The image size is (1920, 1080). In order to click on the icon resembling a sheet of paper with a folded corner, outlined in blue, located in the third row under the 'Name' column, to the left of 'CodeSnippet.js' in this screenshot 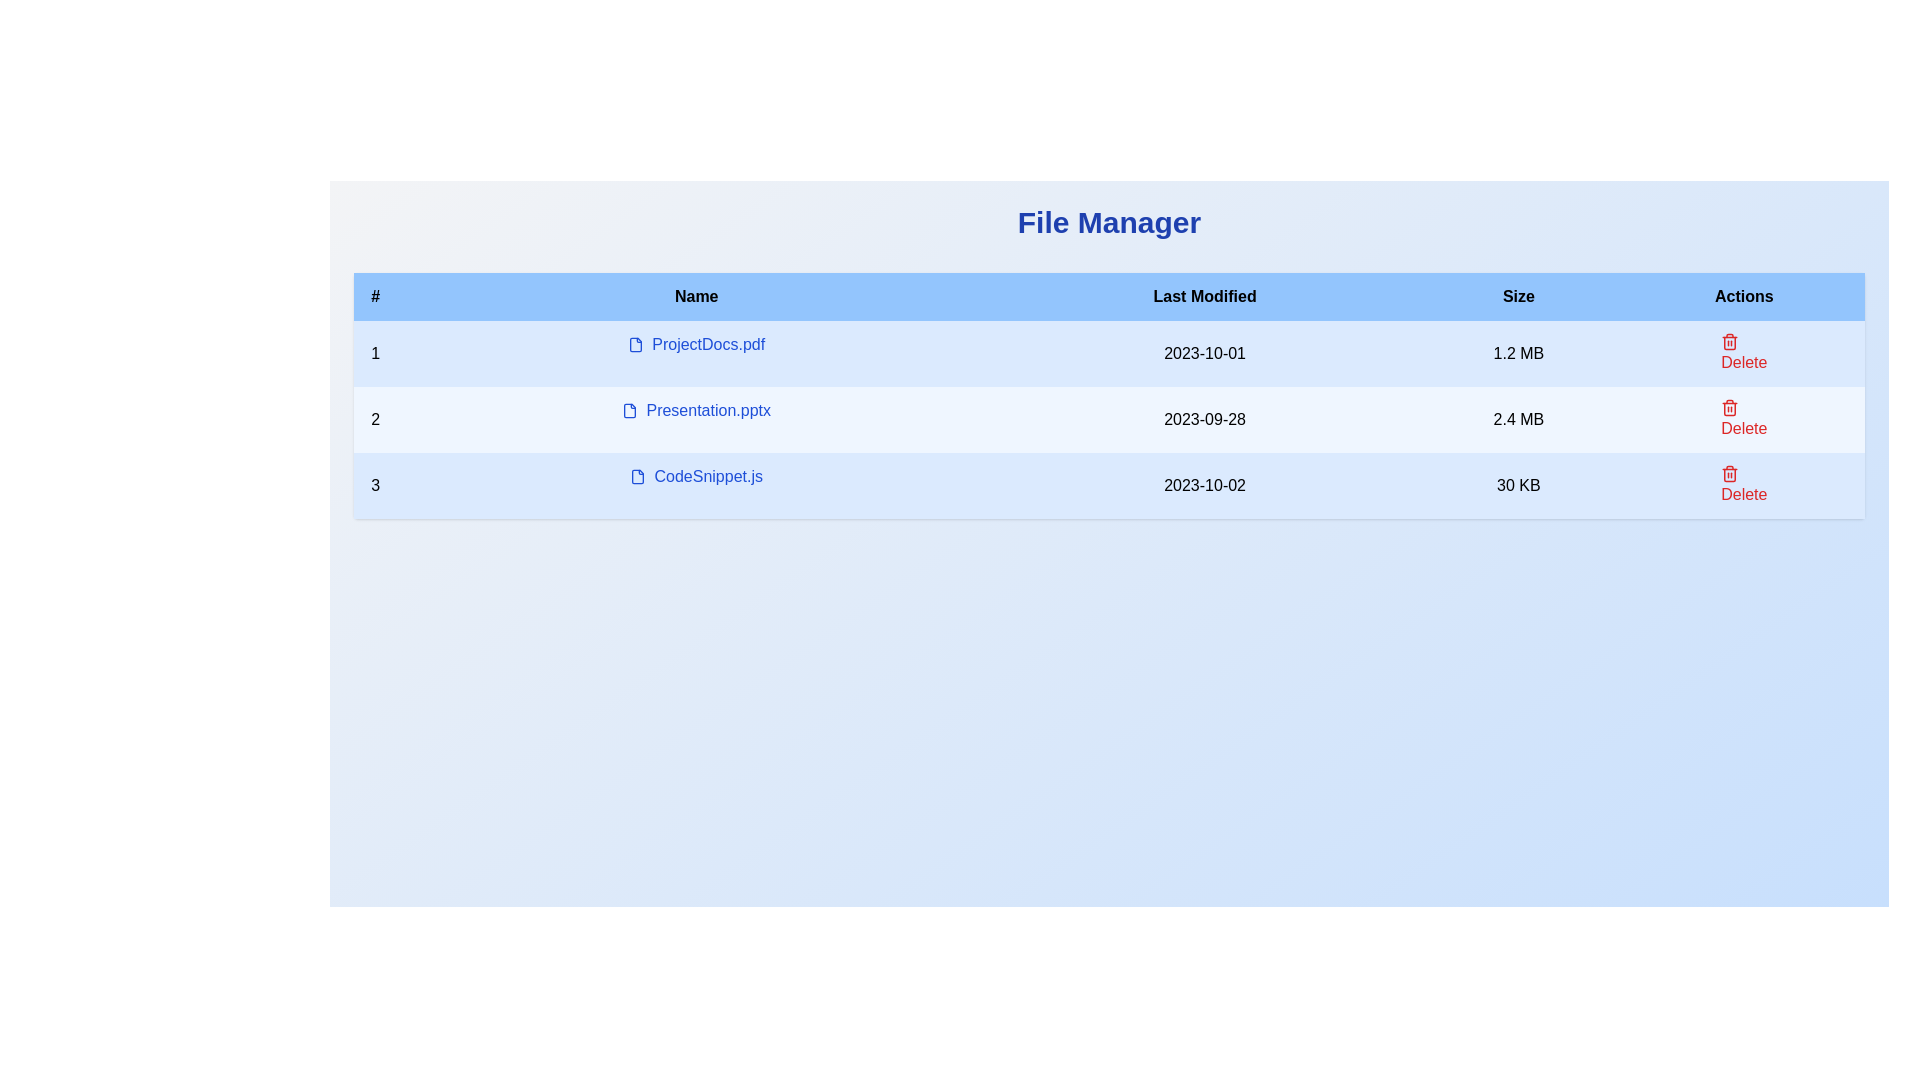, I will do `click(637, 477)`.